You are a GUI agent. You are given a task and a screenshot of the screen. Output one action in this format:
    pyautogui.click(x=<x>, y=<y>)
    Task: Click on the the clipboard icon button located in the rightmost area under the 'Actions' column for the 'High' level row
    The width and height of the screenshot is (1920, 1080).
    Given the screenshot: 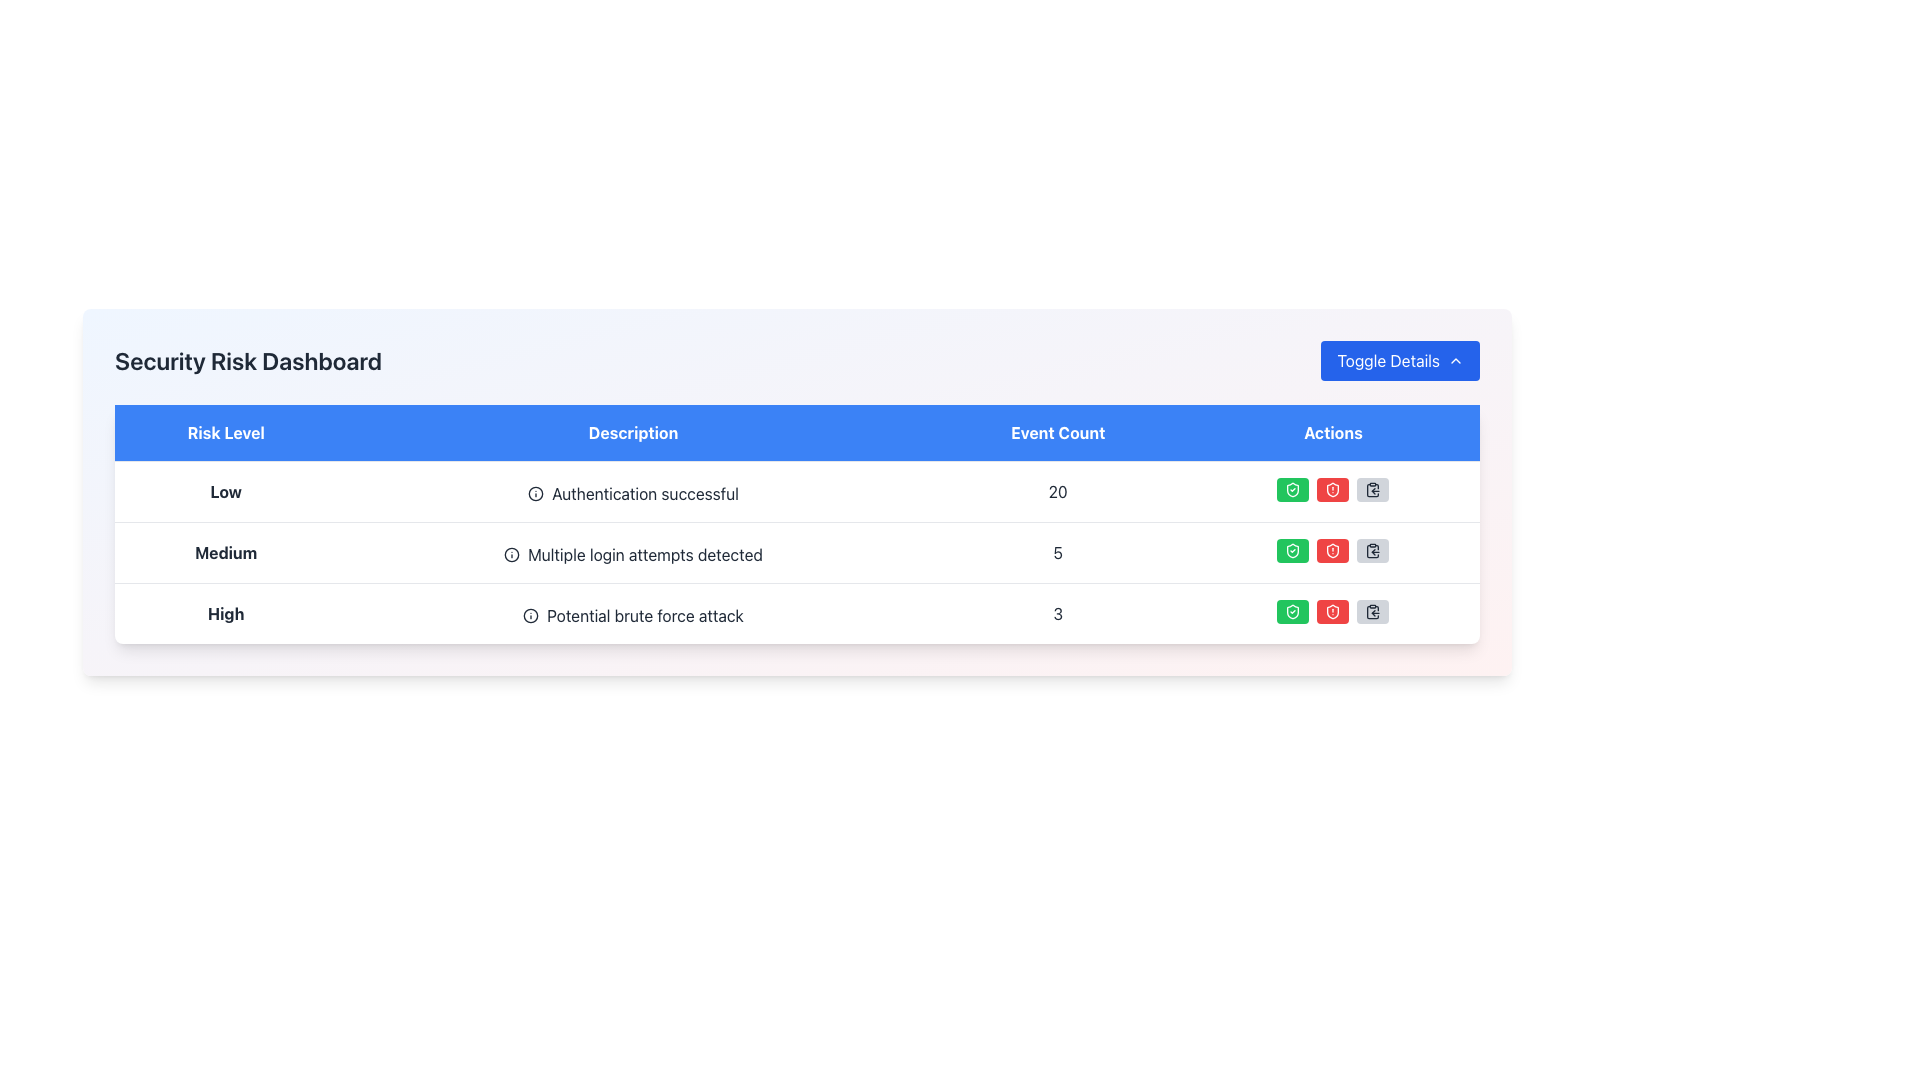 What is the action you would take?
    pyautogui.click(x=1372, y=551)
    